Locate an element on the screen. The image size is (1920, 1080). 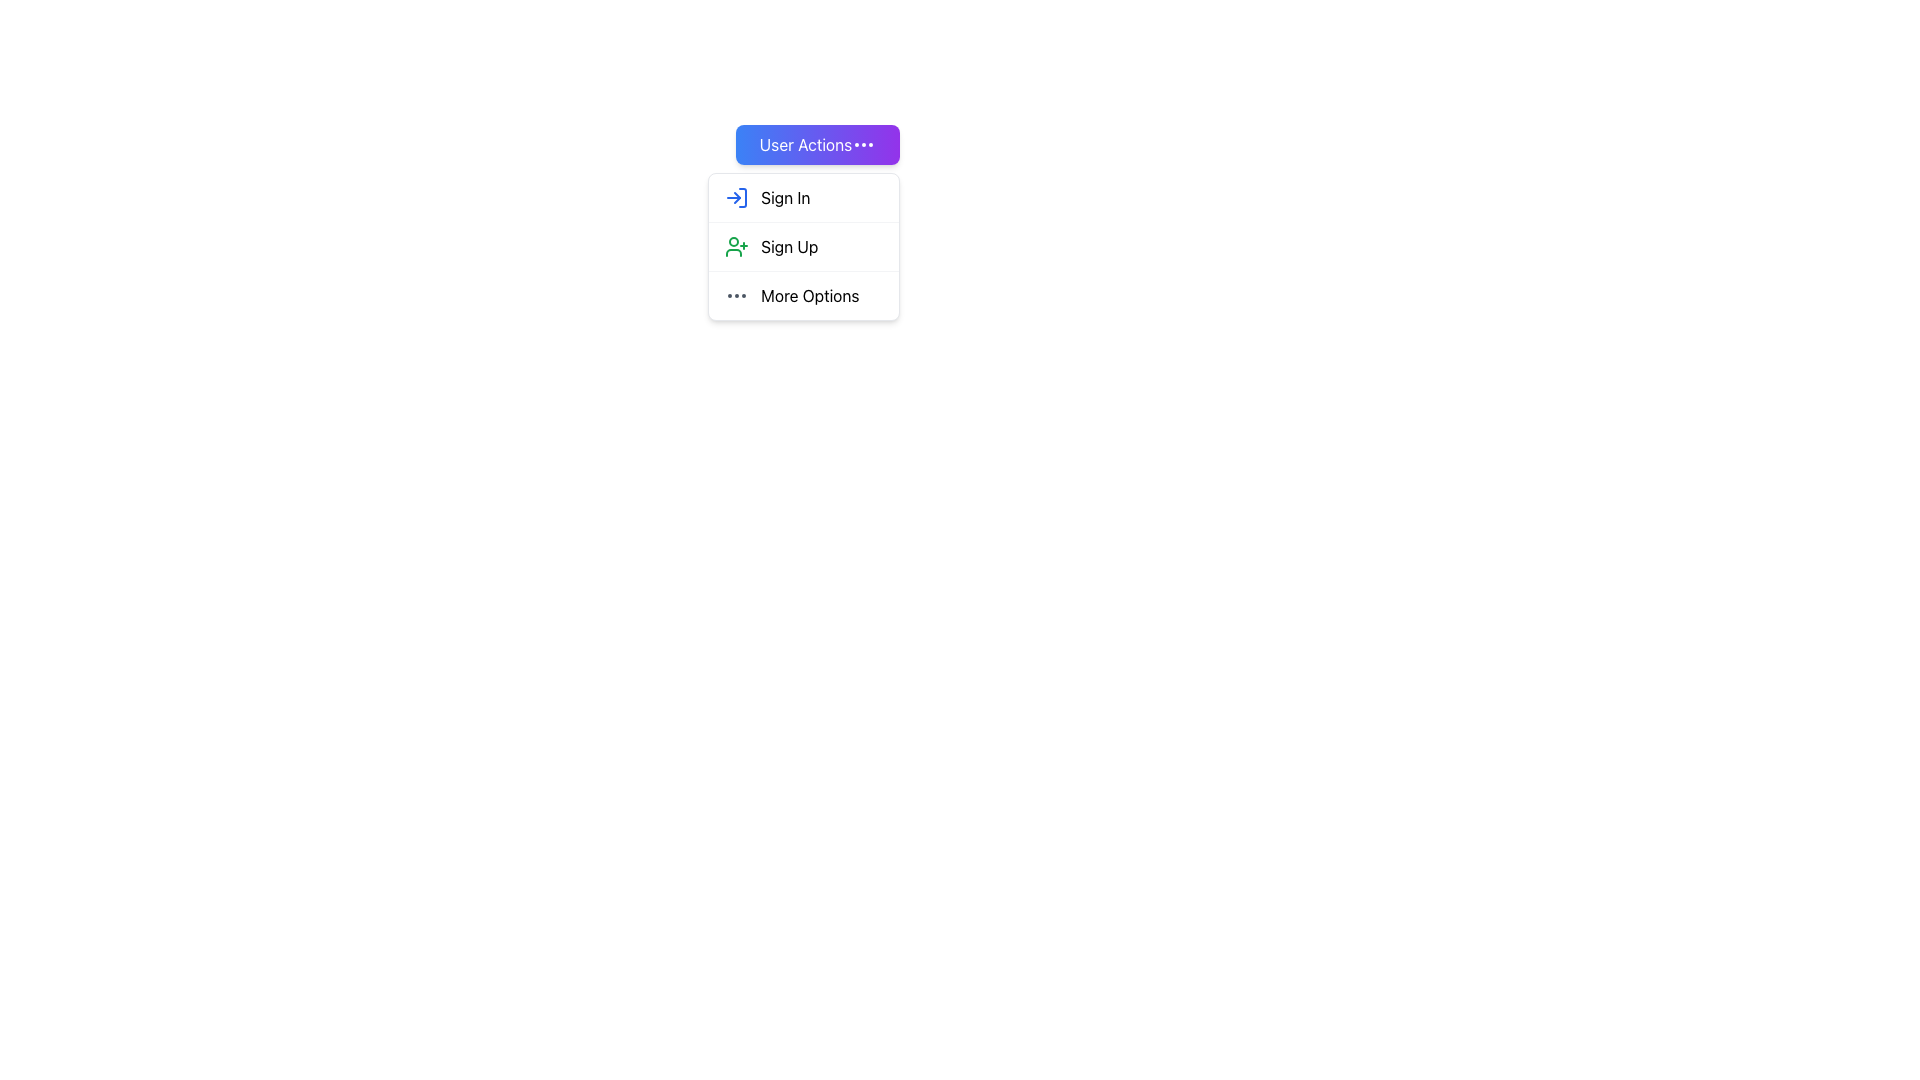
the second item in the 'User Actions' dropdown menu, which initiates the registration process is located at coordinates (804, 245).